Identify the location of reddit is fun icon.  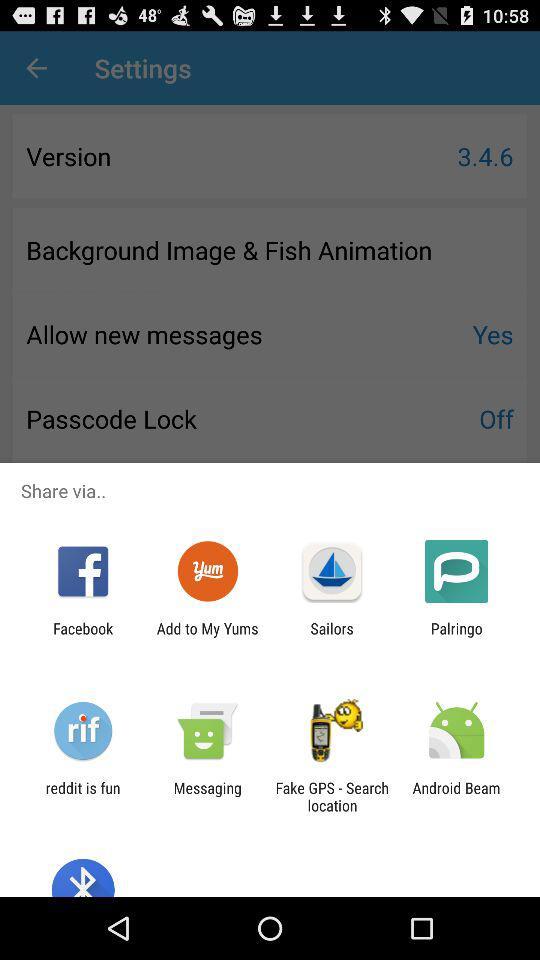
(82, 796).